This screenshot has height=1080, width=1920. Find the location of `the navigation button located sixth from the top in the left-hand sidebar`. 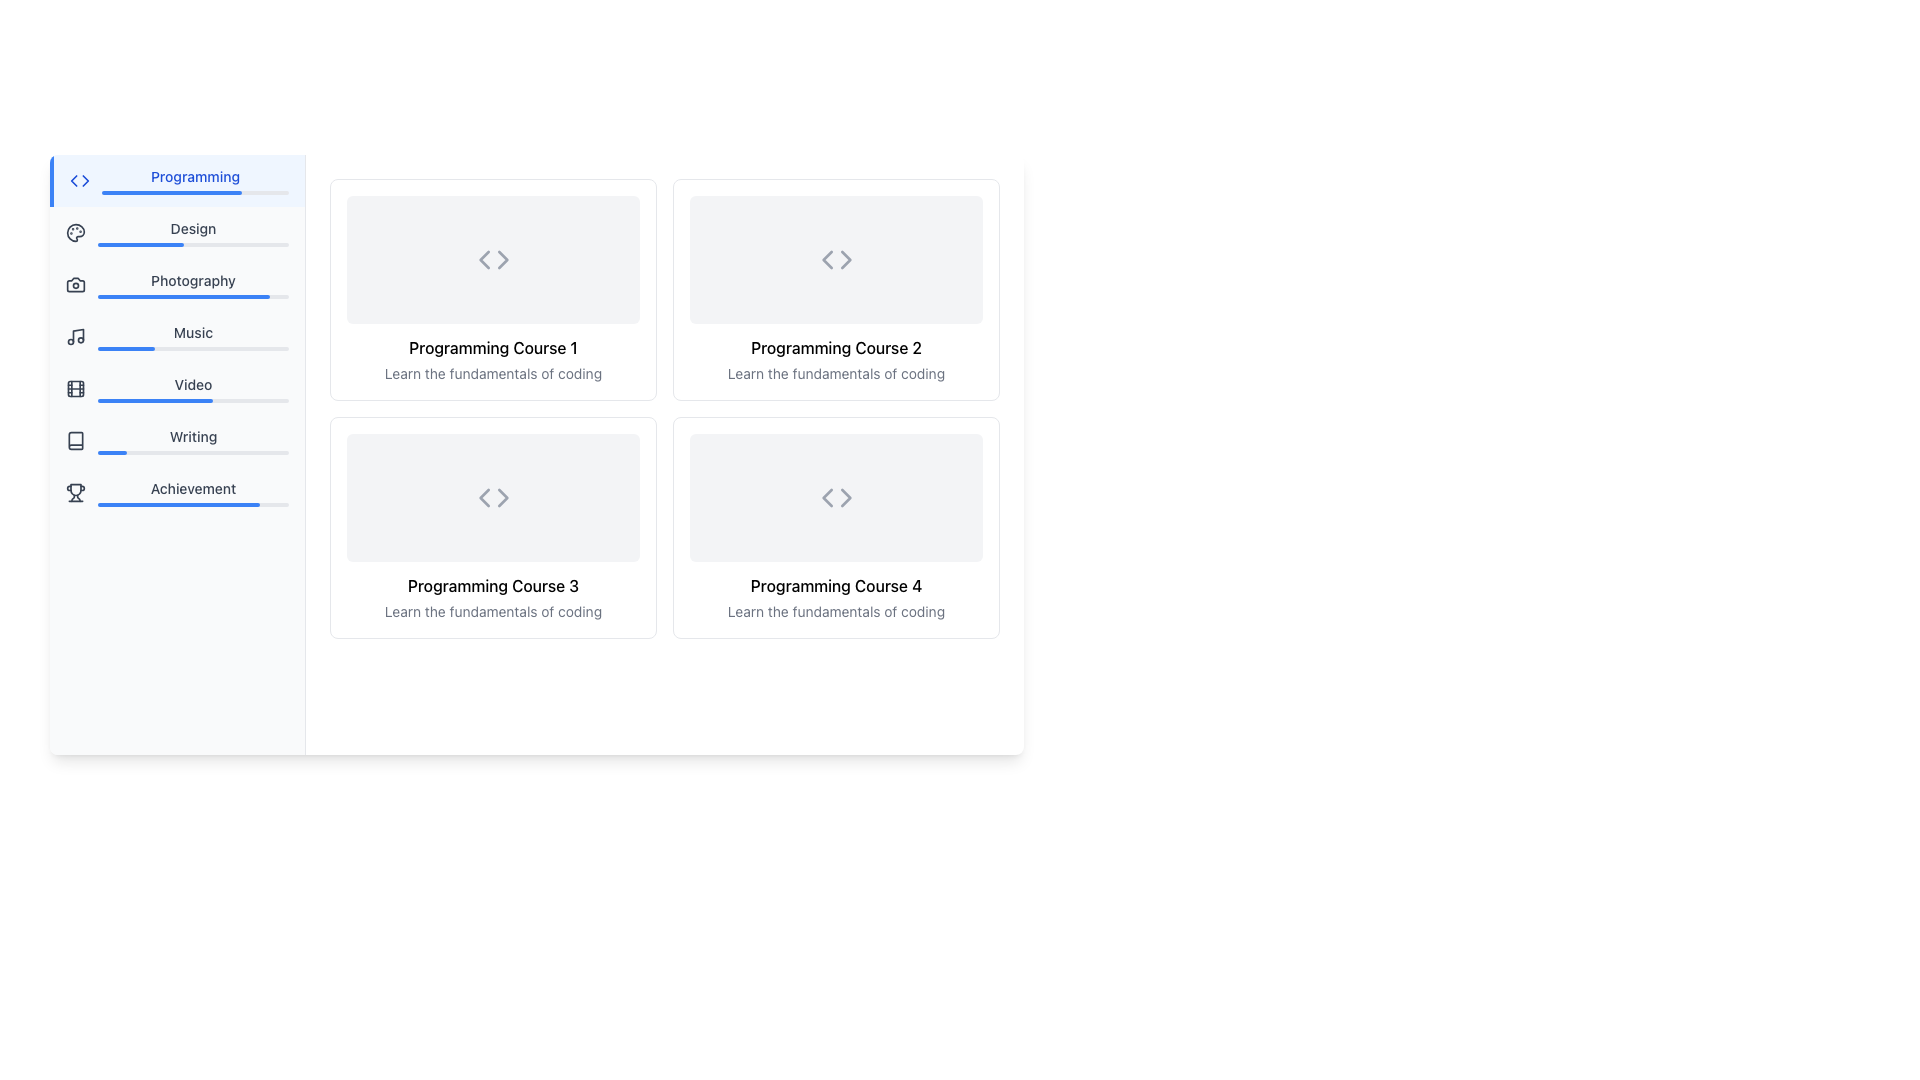

the navigation button located sixth from the top in the left-hand sidebar is located at coordinates (177, 439).